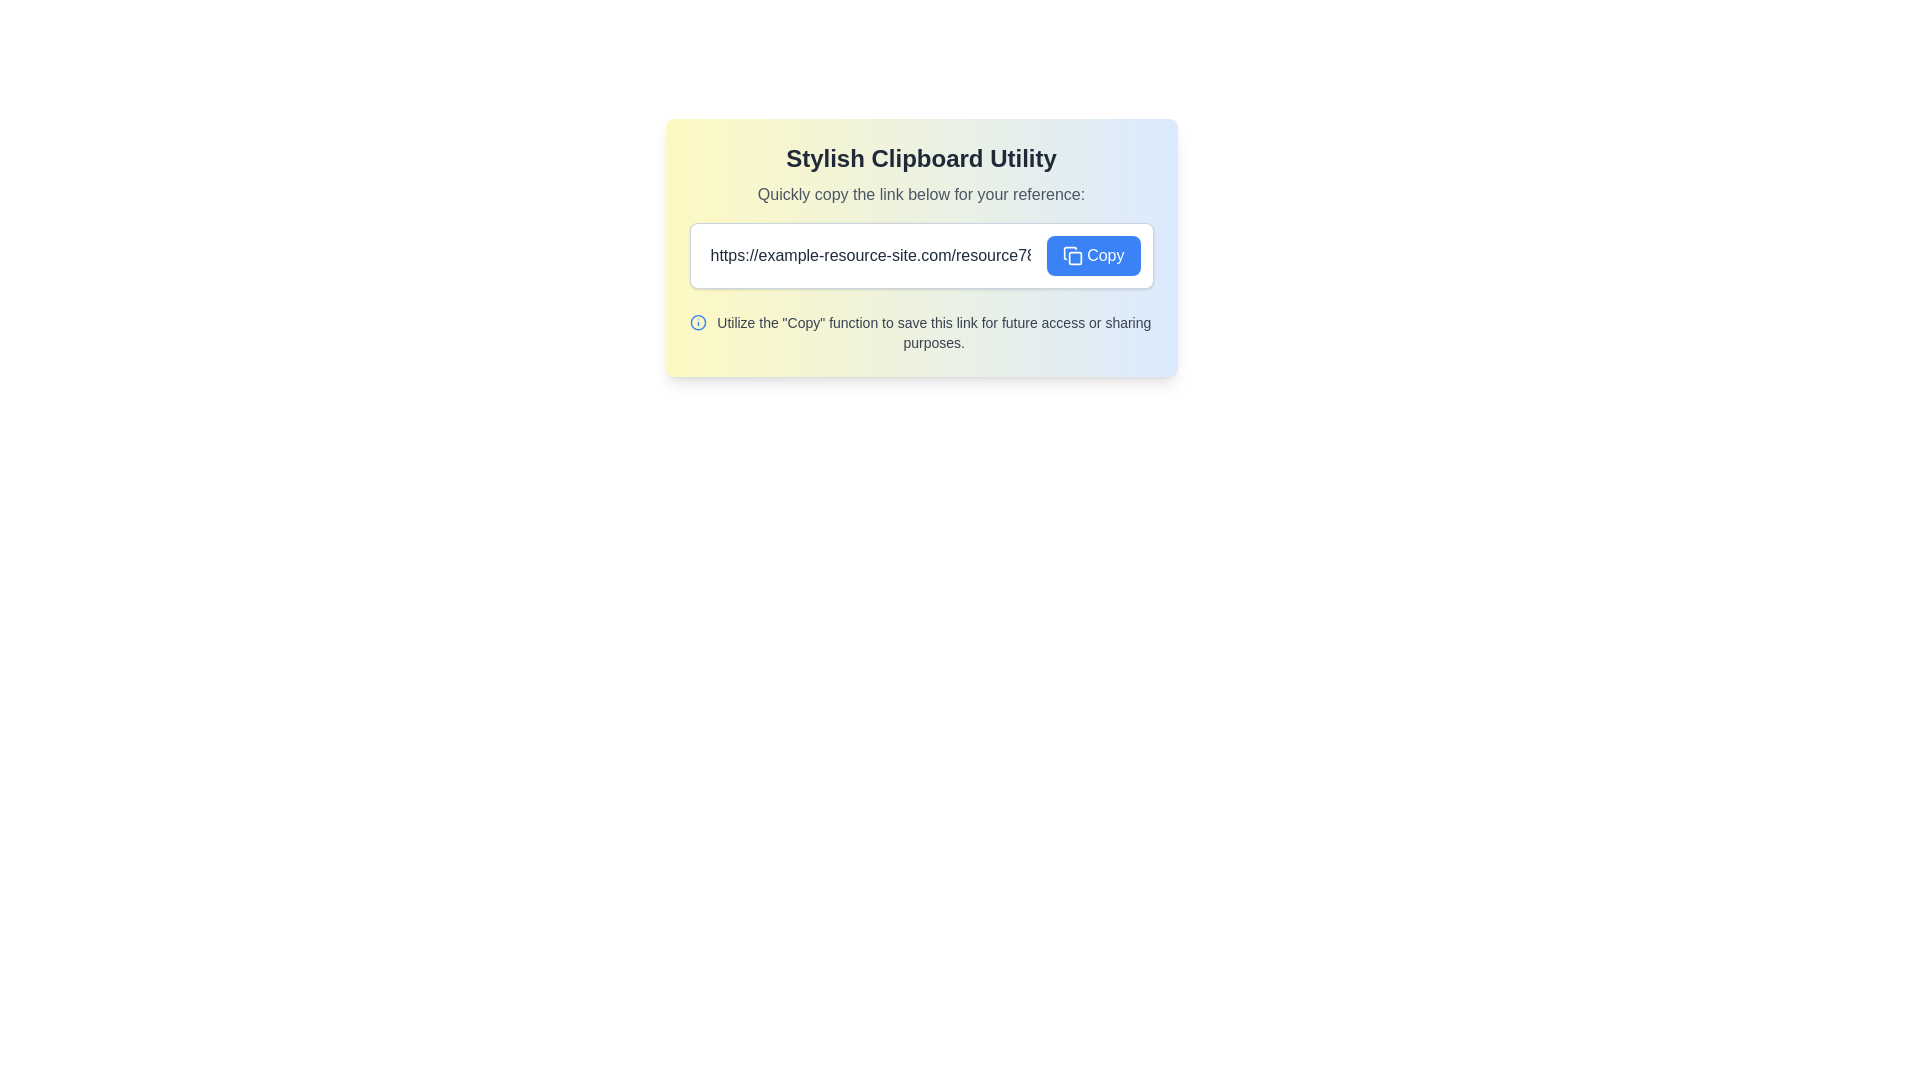 This screenshot has width=1920, height=1080. I want to click on the copy link button located to the right of the input field, so click(1092, 254).